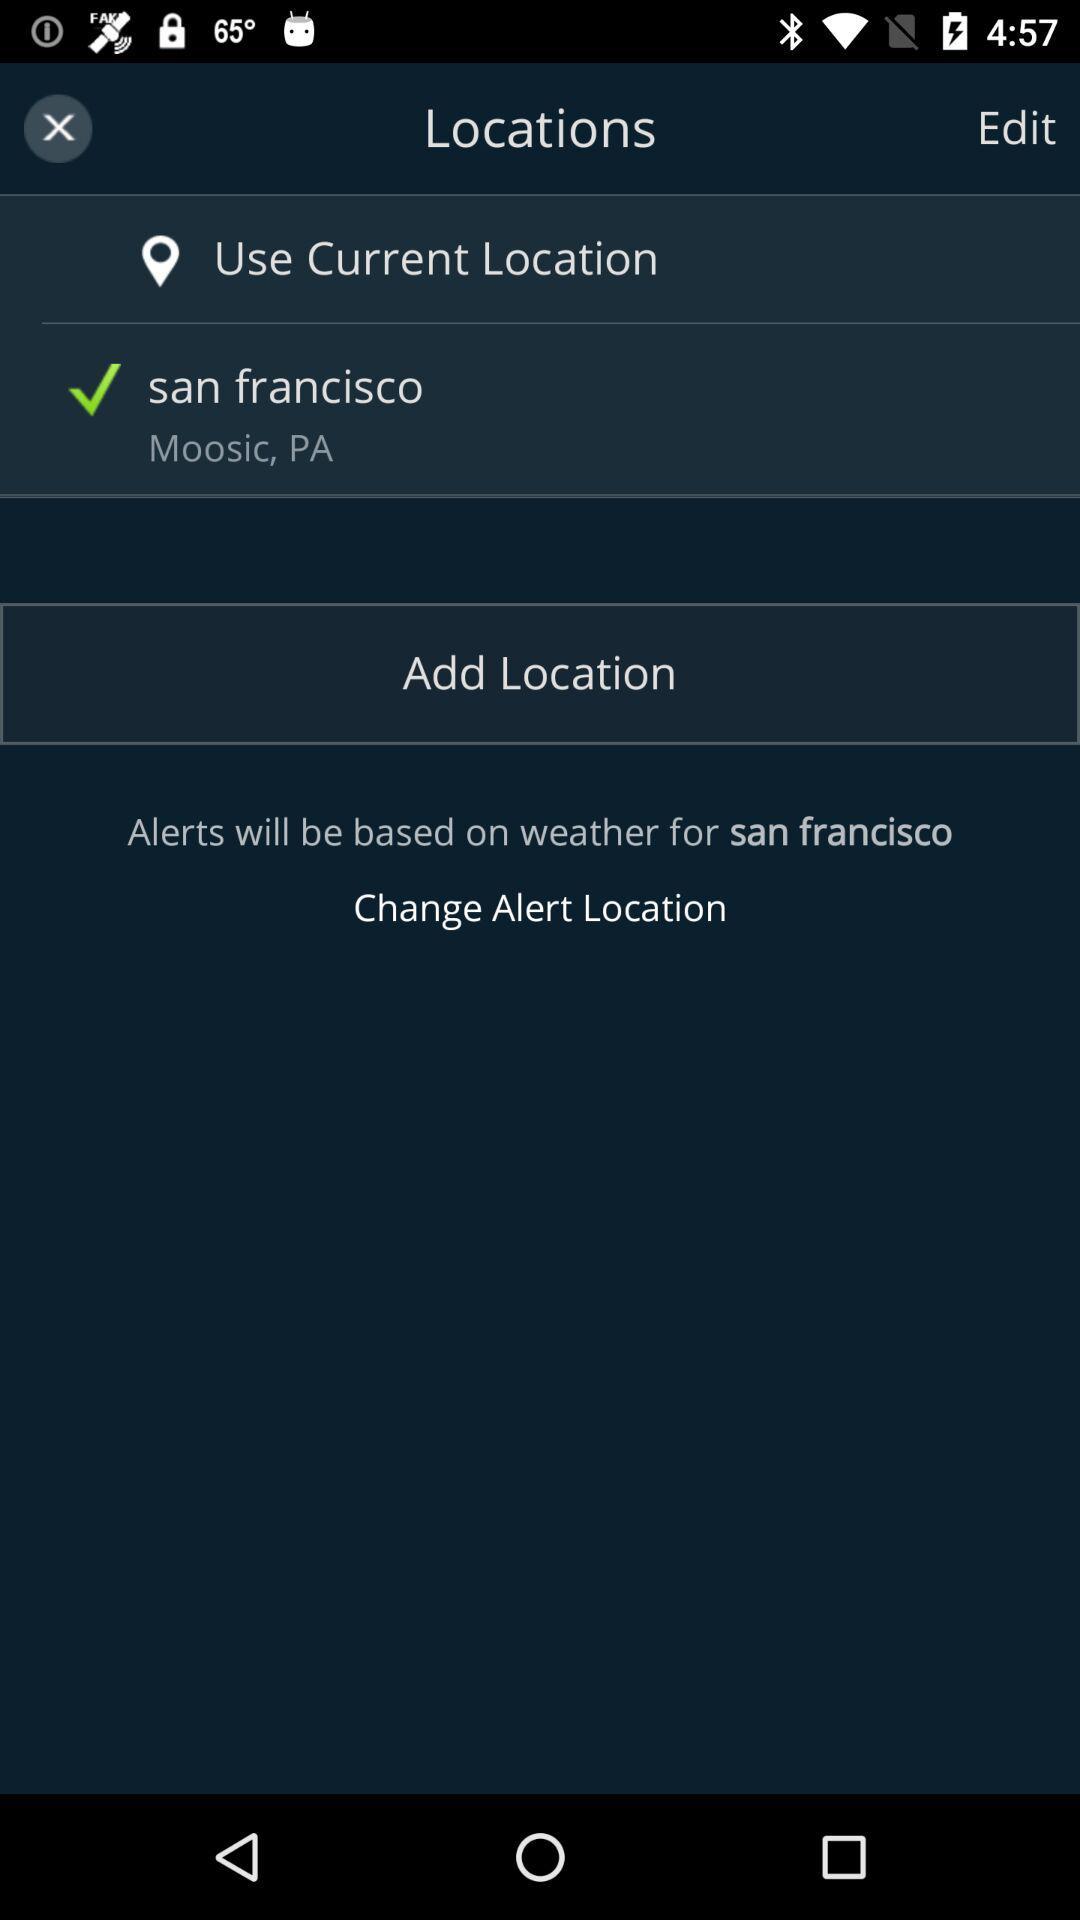  What do you see at coordinates (540, 127) in the screenshot?
I see `locations` at bounding box center [540, 127].